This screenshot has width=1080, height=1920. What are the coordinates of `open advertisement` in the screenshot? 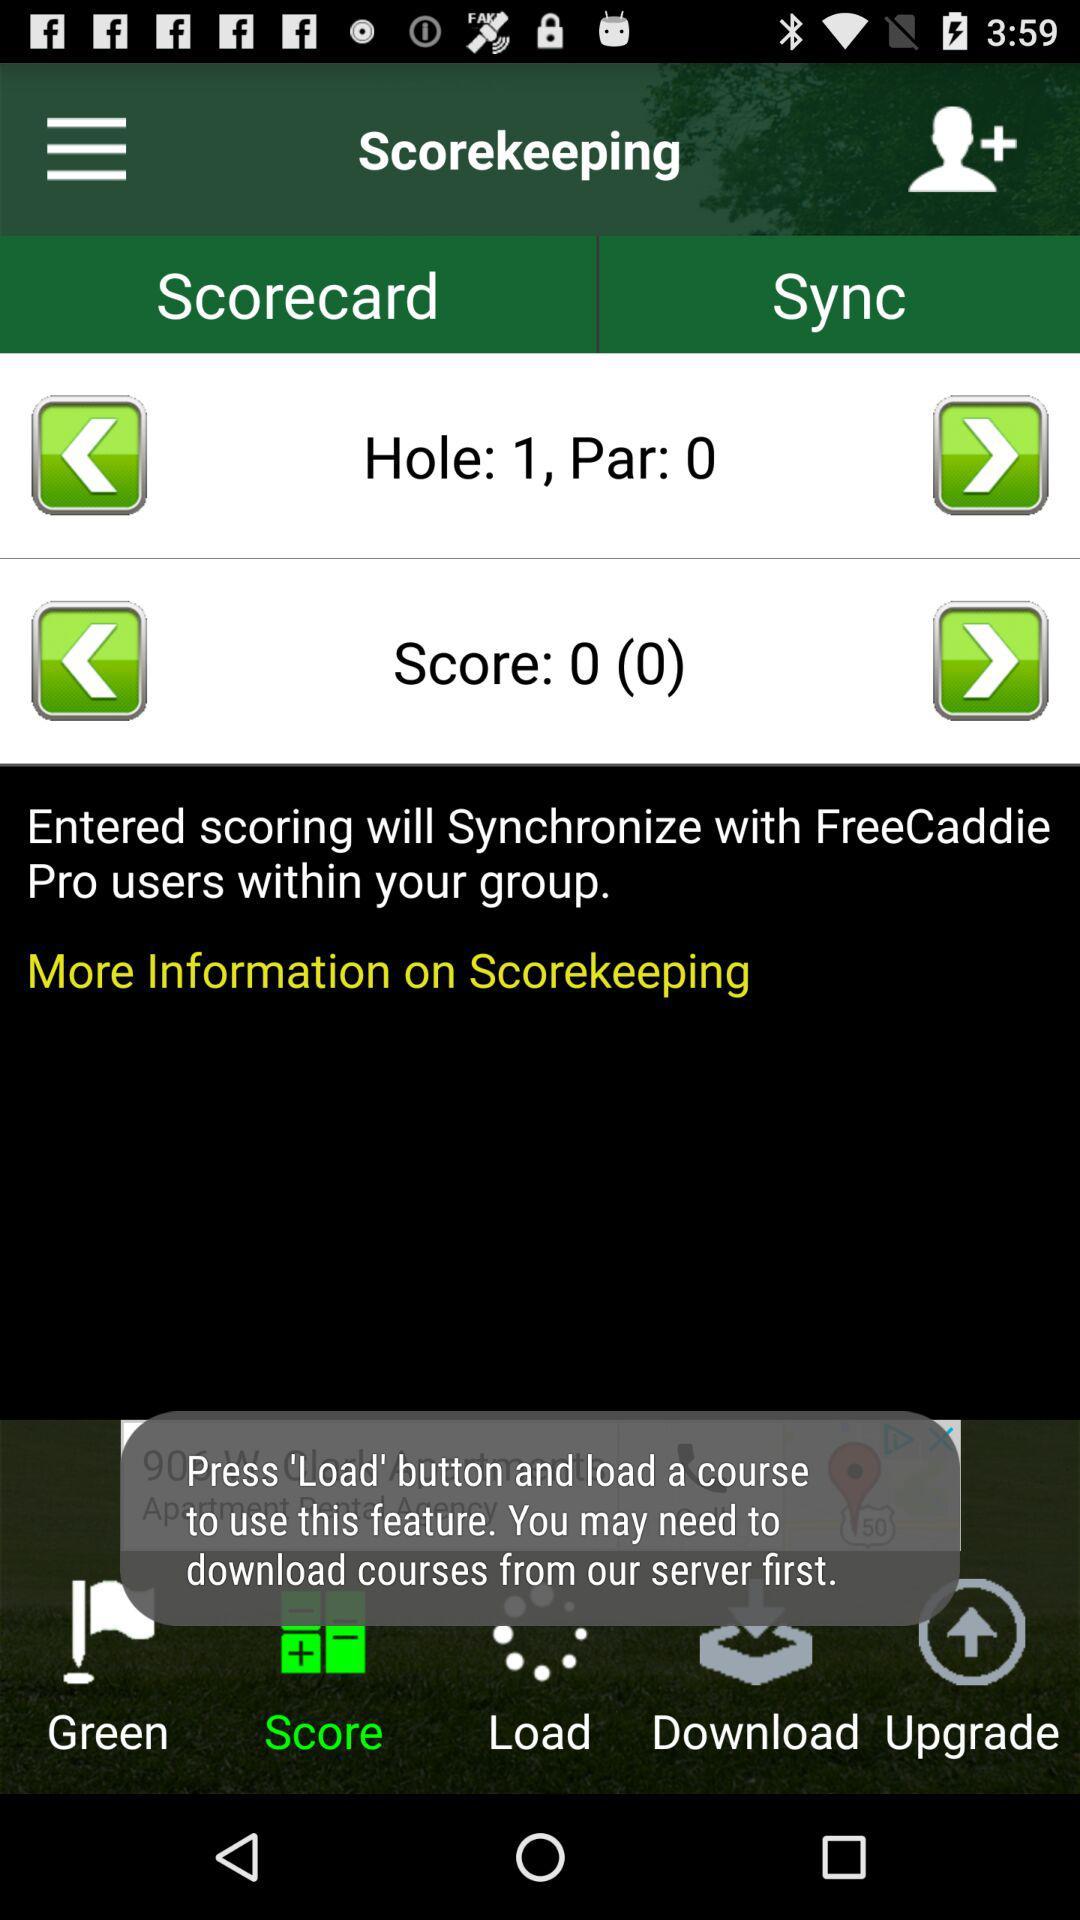 It's located at (540, 1485).